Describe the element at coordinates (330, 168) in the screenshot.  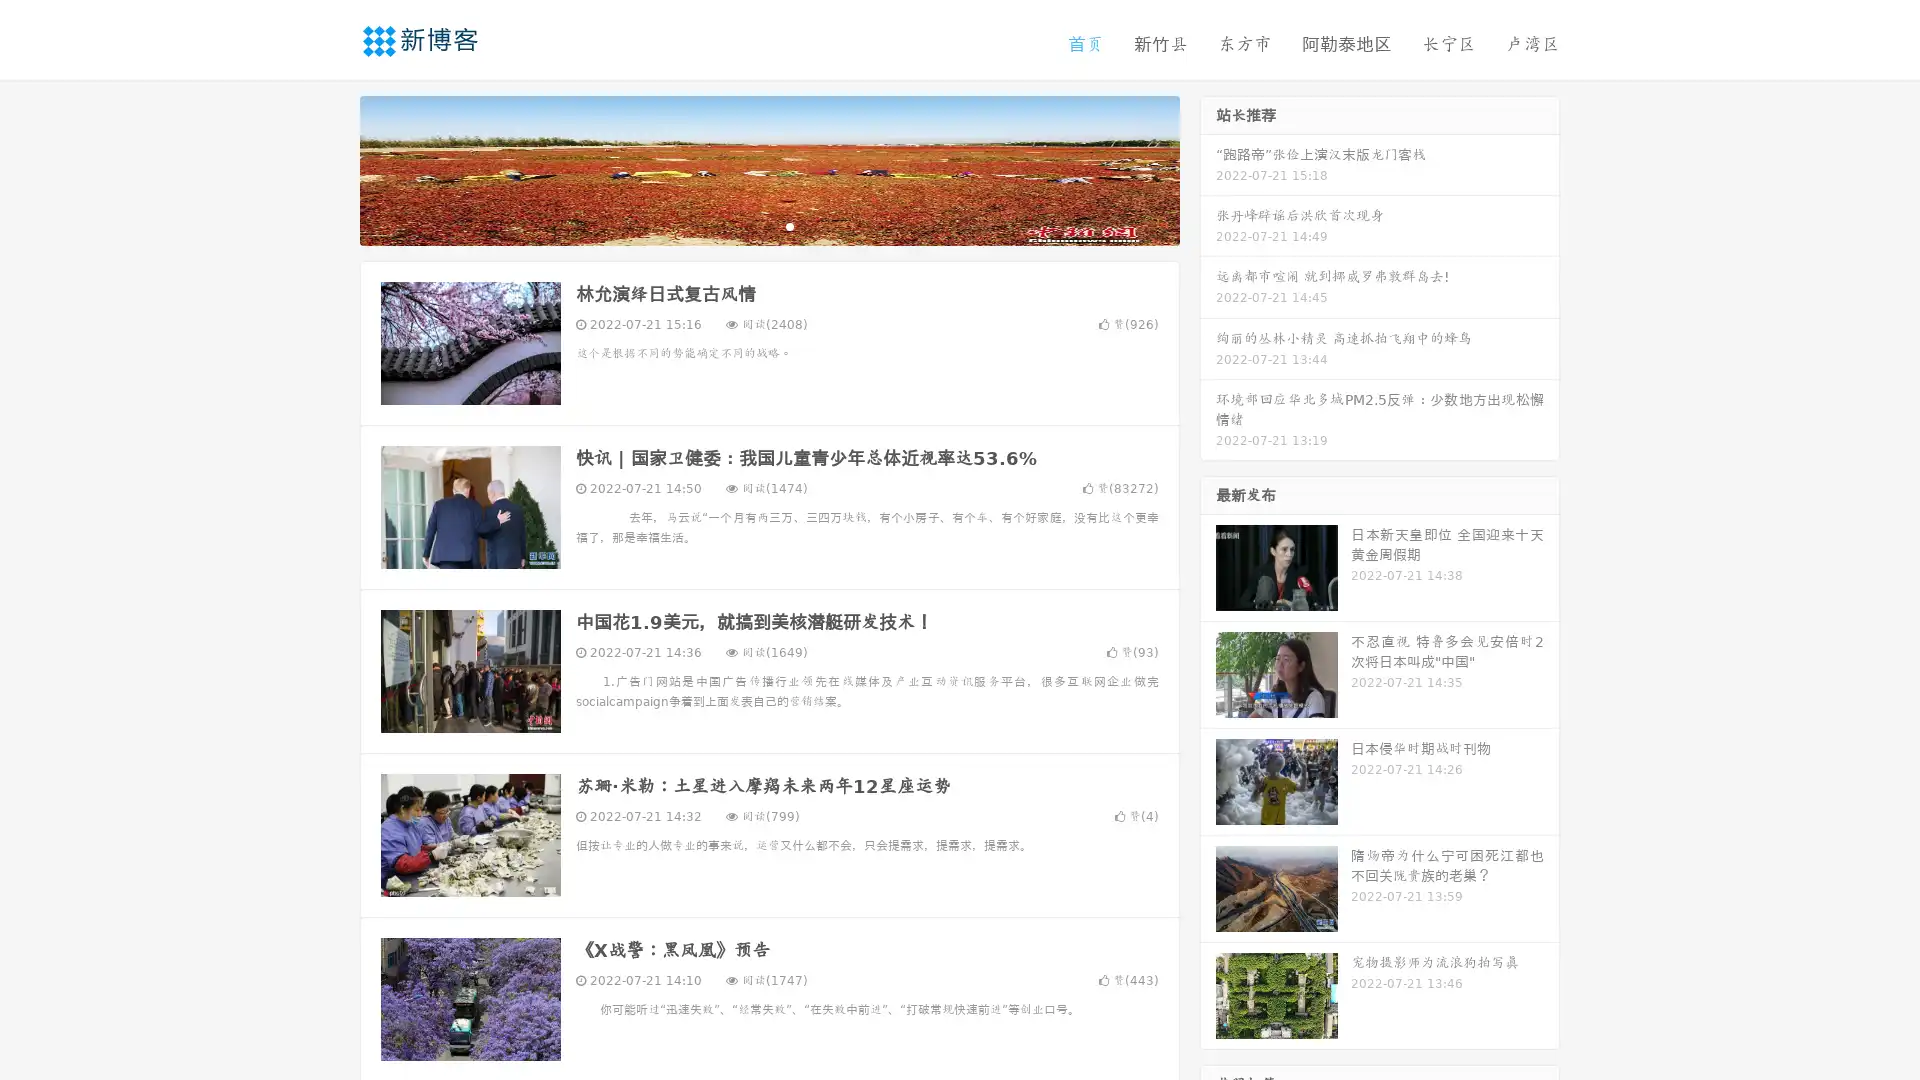
I see `Previous slide` at that location.